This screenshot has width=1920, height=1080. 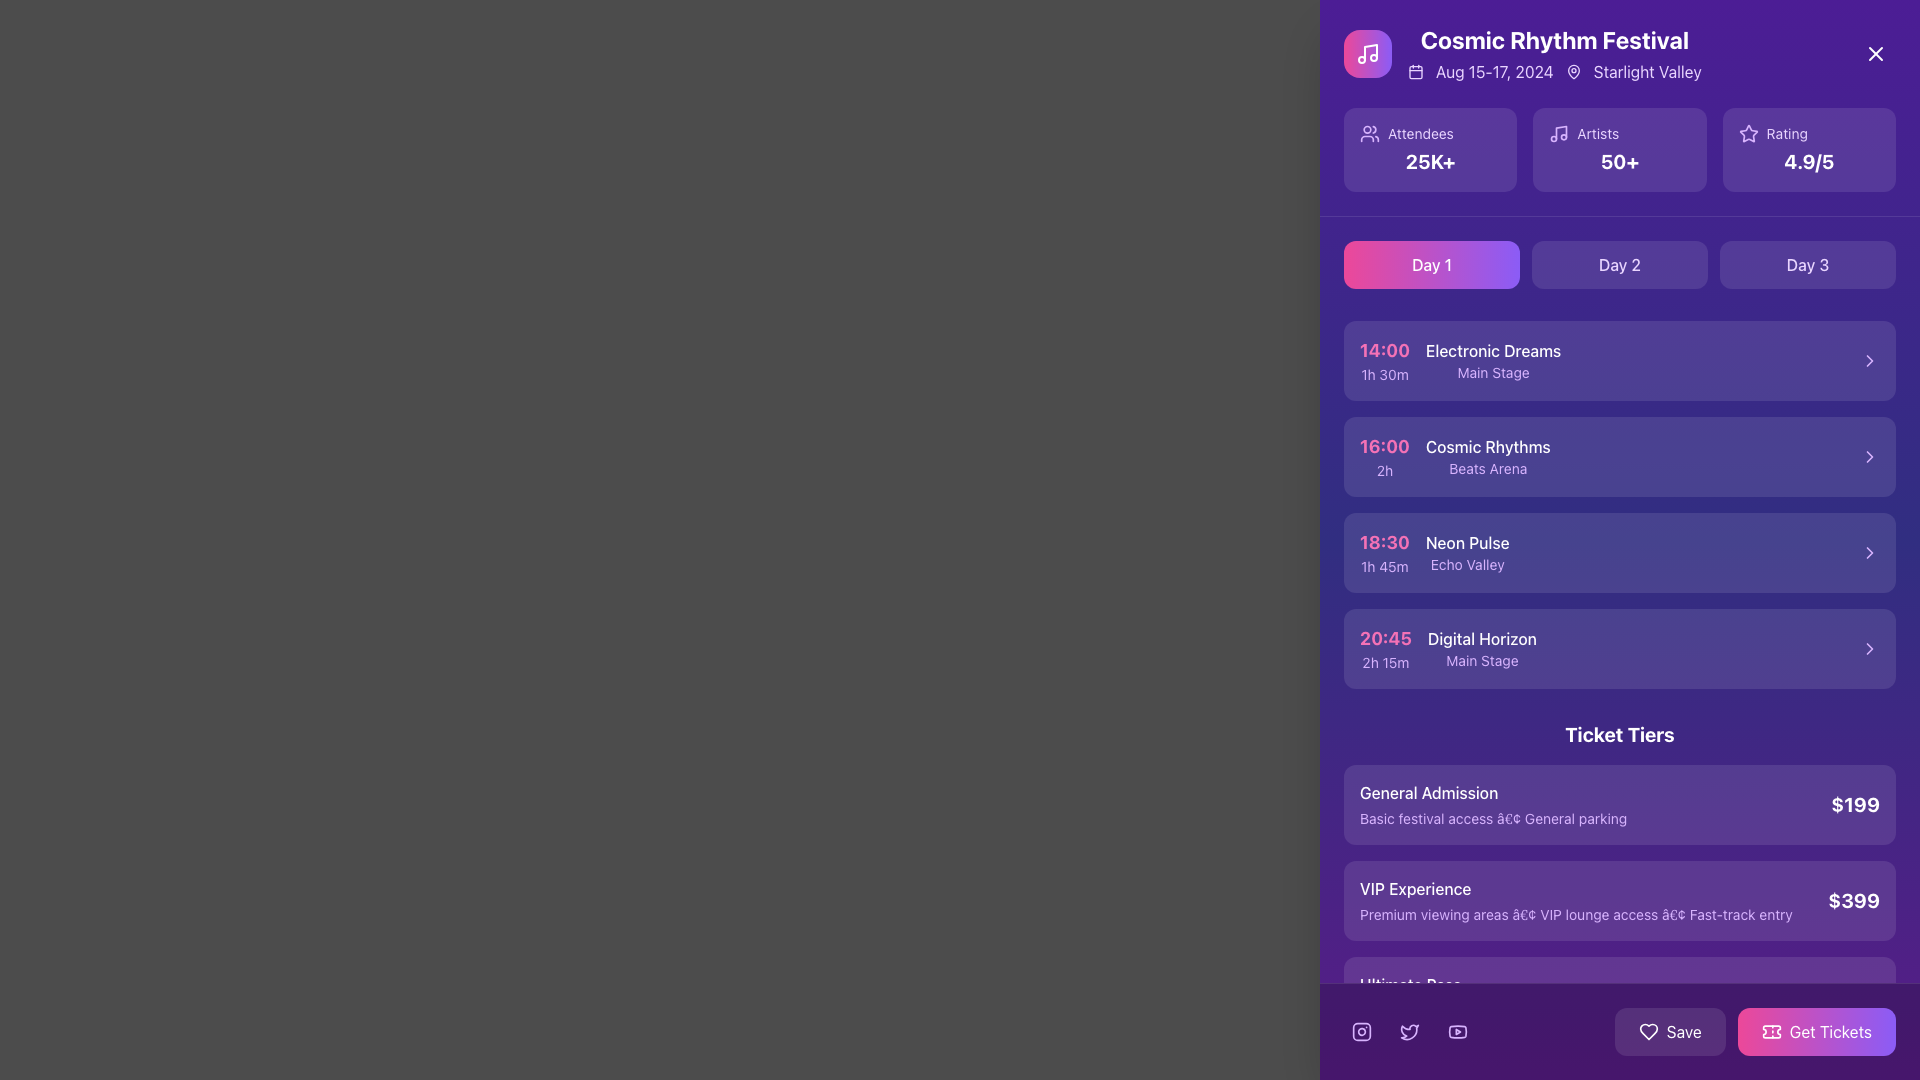 What do you see at coordinates (1493, 350) in the screenshot?
I see `text label displaying the title of the event occurring at 14:00 on Day 1, which is the first event listed in the schedule interface` at bounding box center [1493, 350].